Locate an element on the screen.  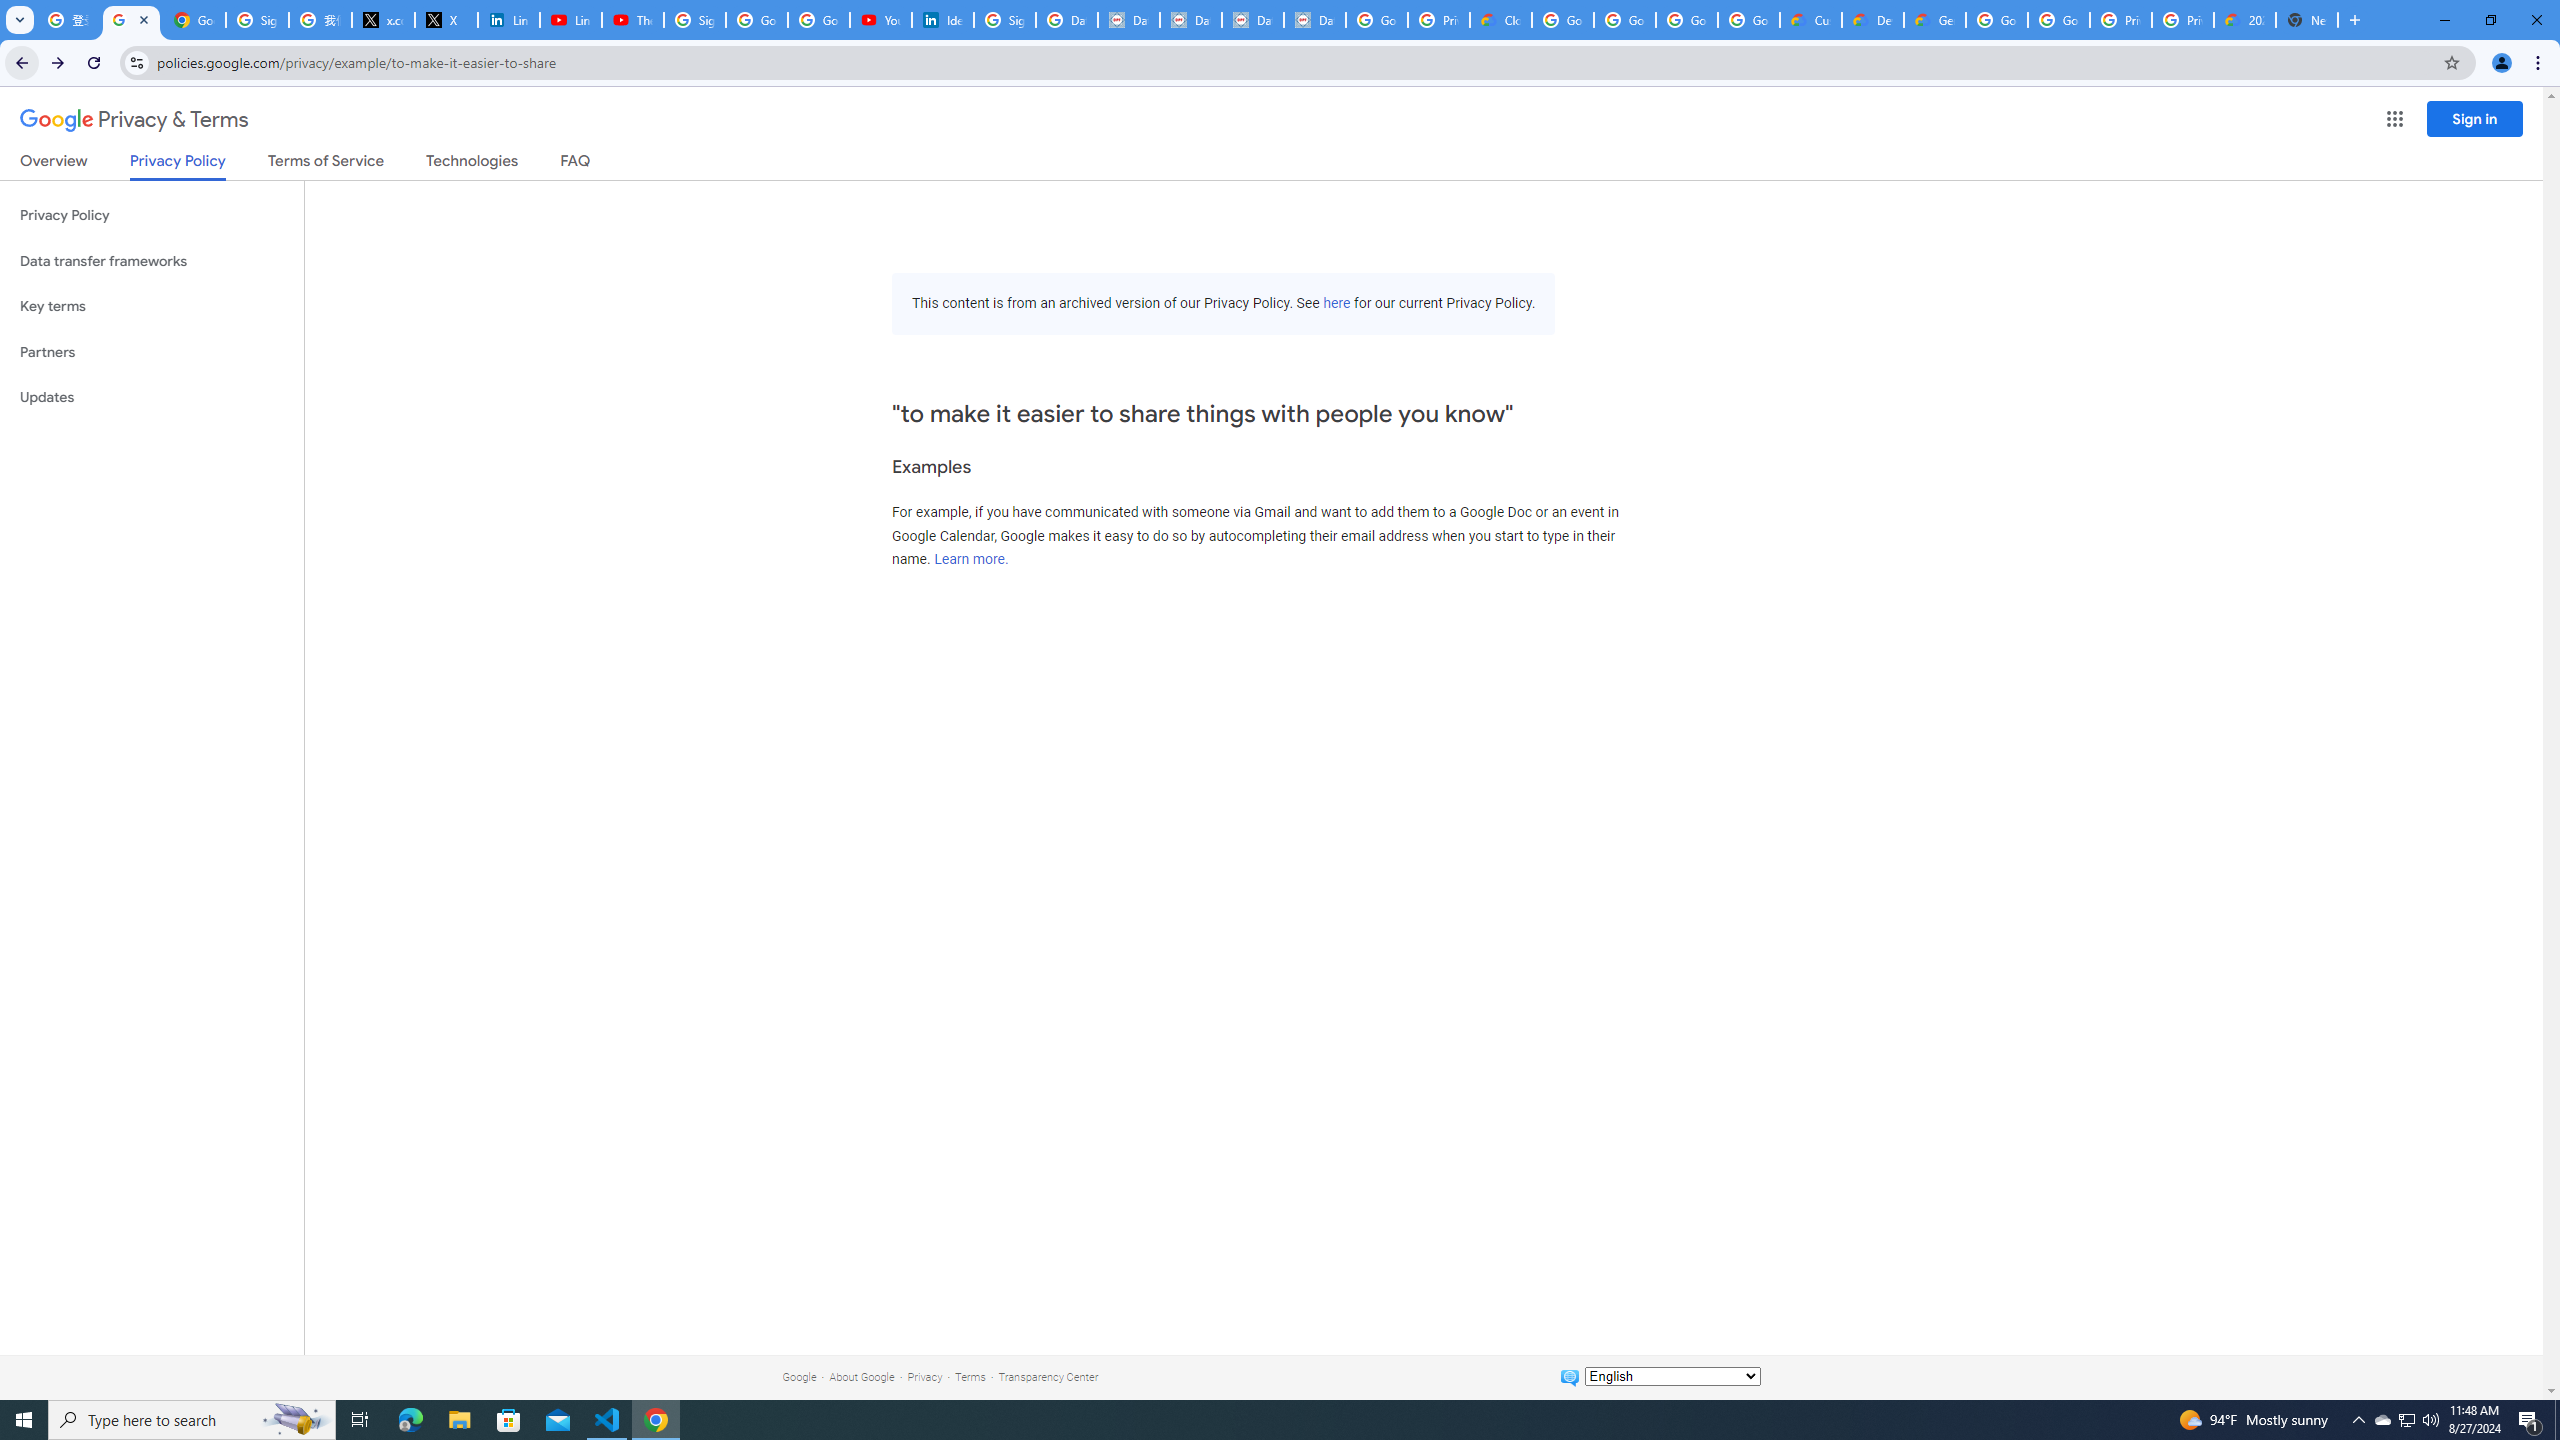
'X' is located at coordinates (445, 19).